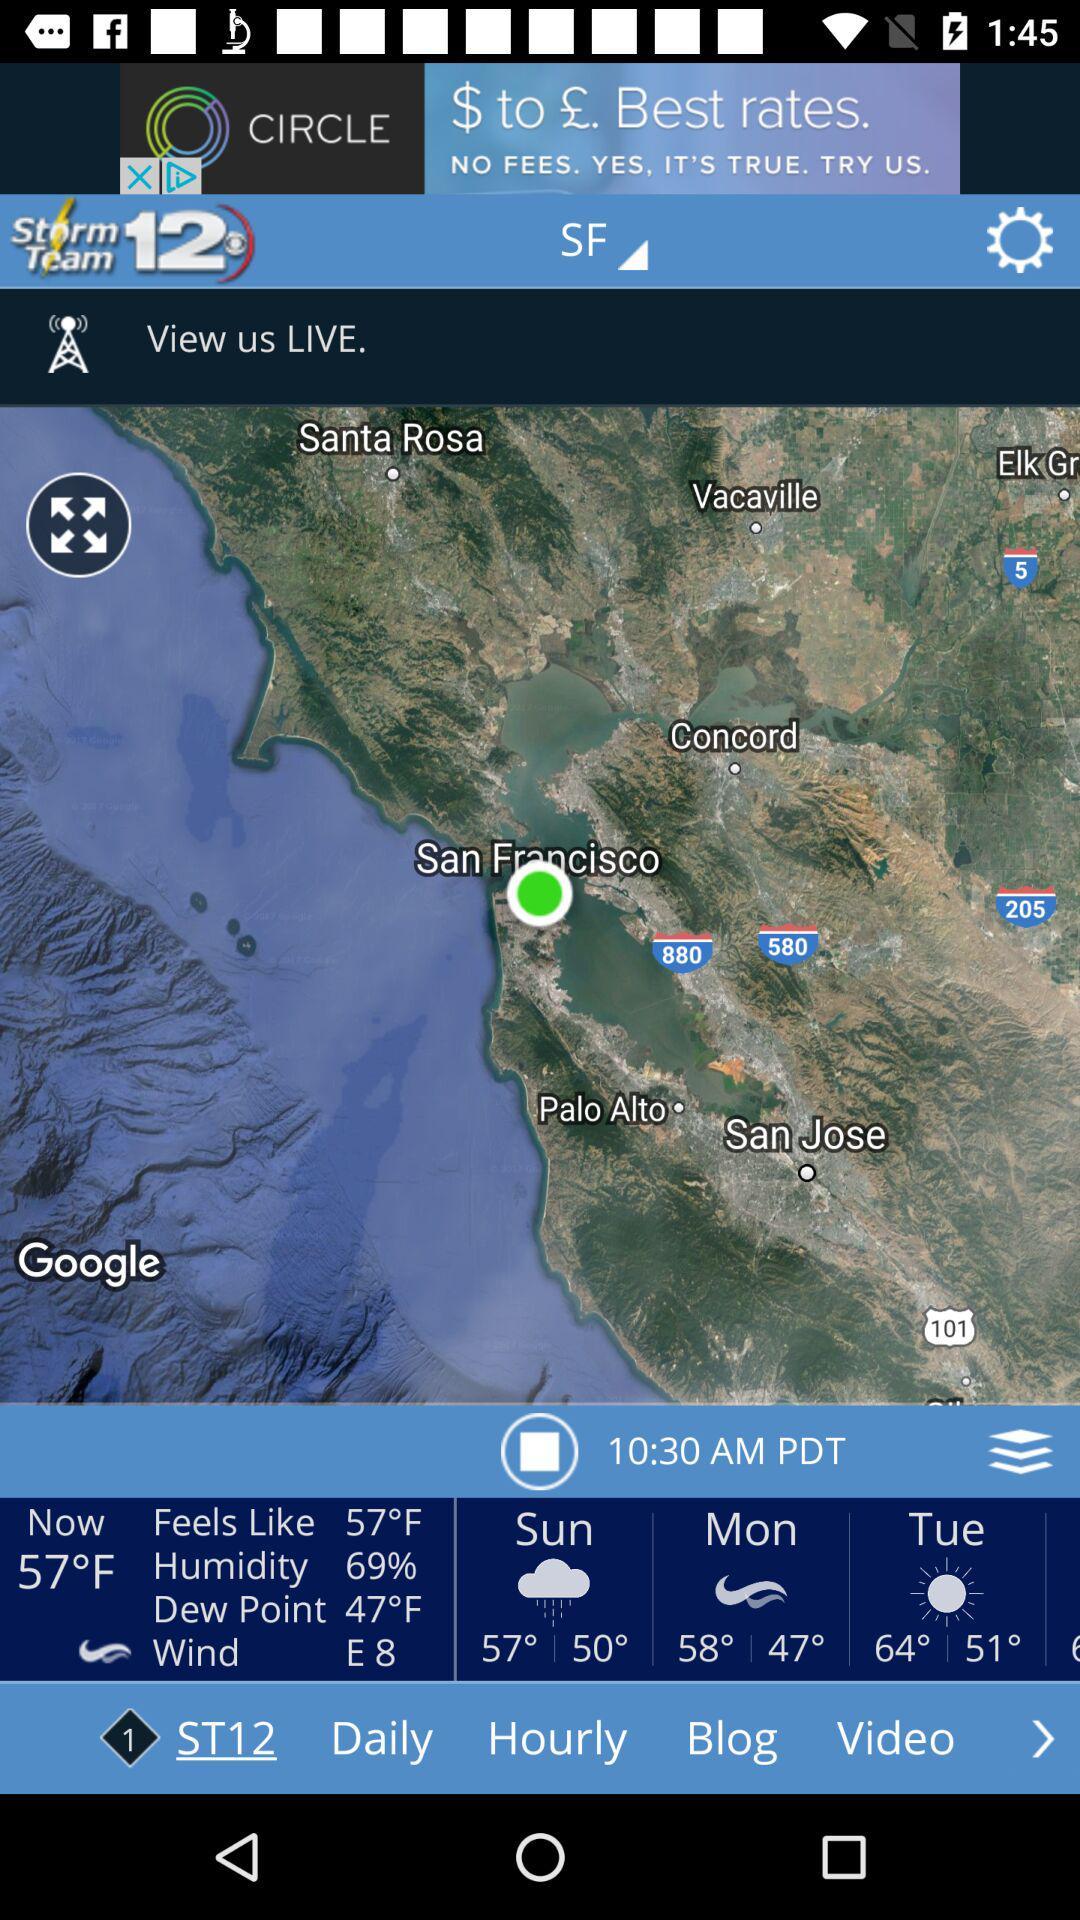 Image resolution: width=1080 pixels, height=1920 pixels. What do you see at coordinates (732, 1737) in the screenshot?
I see `the text which is right to the text hourly` at bounding box center [732, 1737].